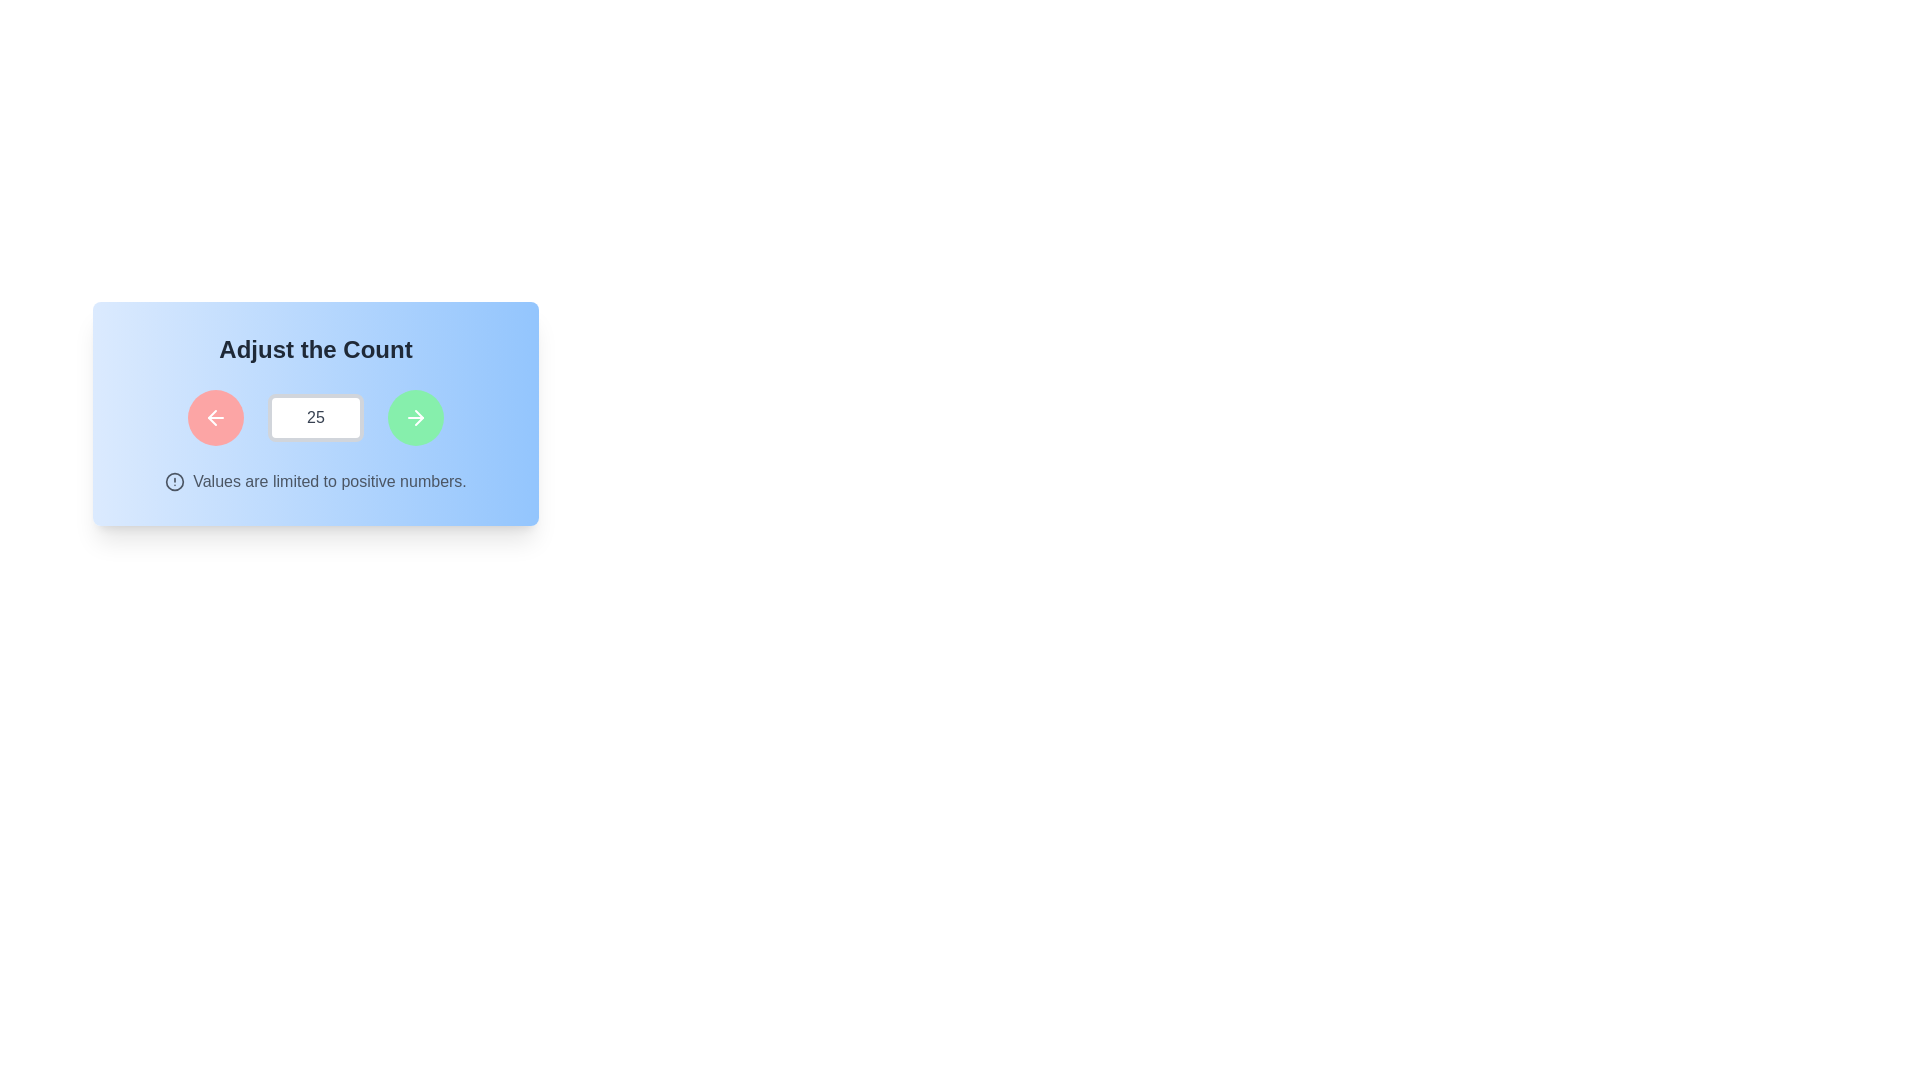 Image resolution: width=1920 pixels, height=1080 pixels. I want to click on the decrement button located within the 'Adjust the Count' section to observe the hover effect, so click(216, 416).